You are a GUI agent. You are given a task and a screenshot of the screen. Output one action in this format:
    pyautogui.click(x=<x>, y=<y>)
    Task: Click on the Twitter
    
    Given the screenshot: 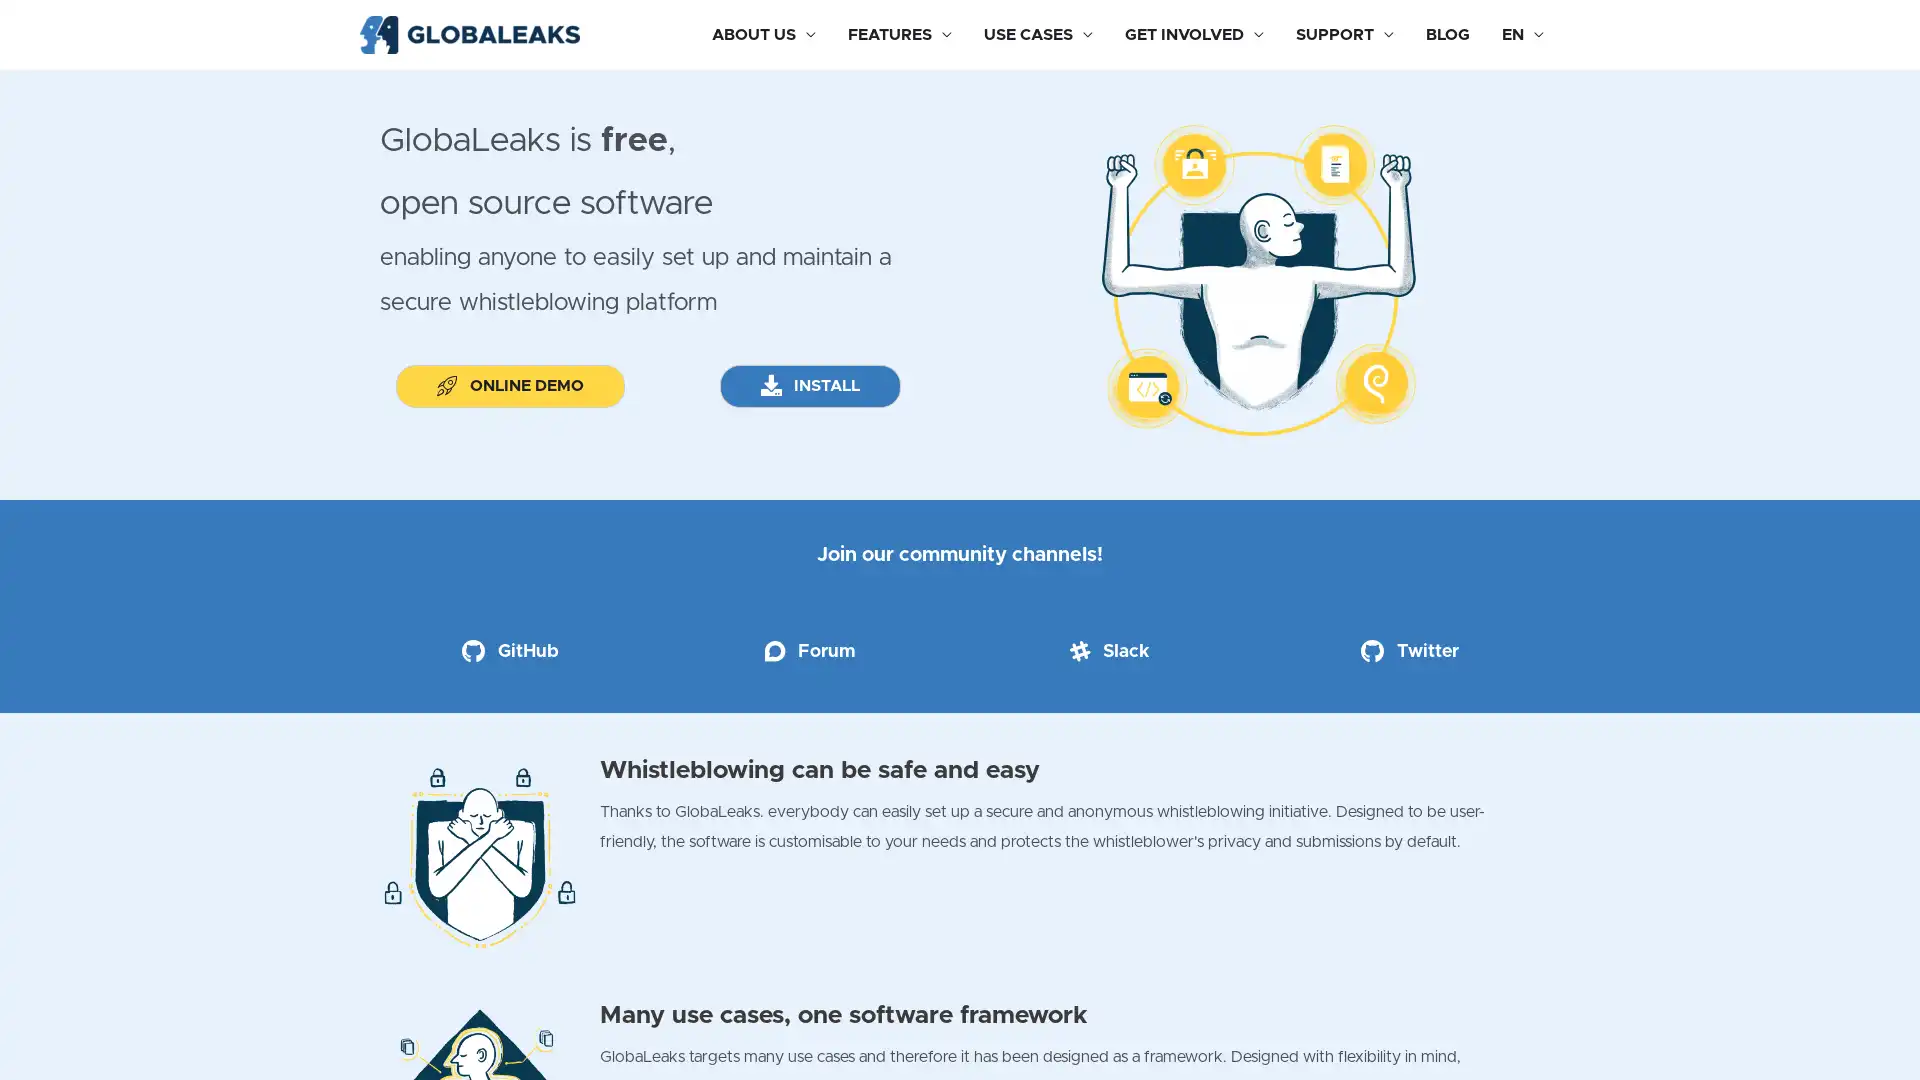 What is the action you would take?
    pyautogui.click(x=1409, y=651)
    